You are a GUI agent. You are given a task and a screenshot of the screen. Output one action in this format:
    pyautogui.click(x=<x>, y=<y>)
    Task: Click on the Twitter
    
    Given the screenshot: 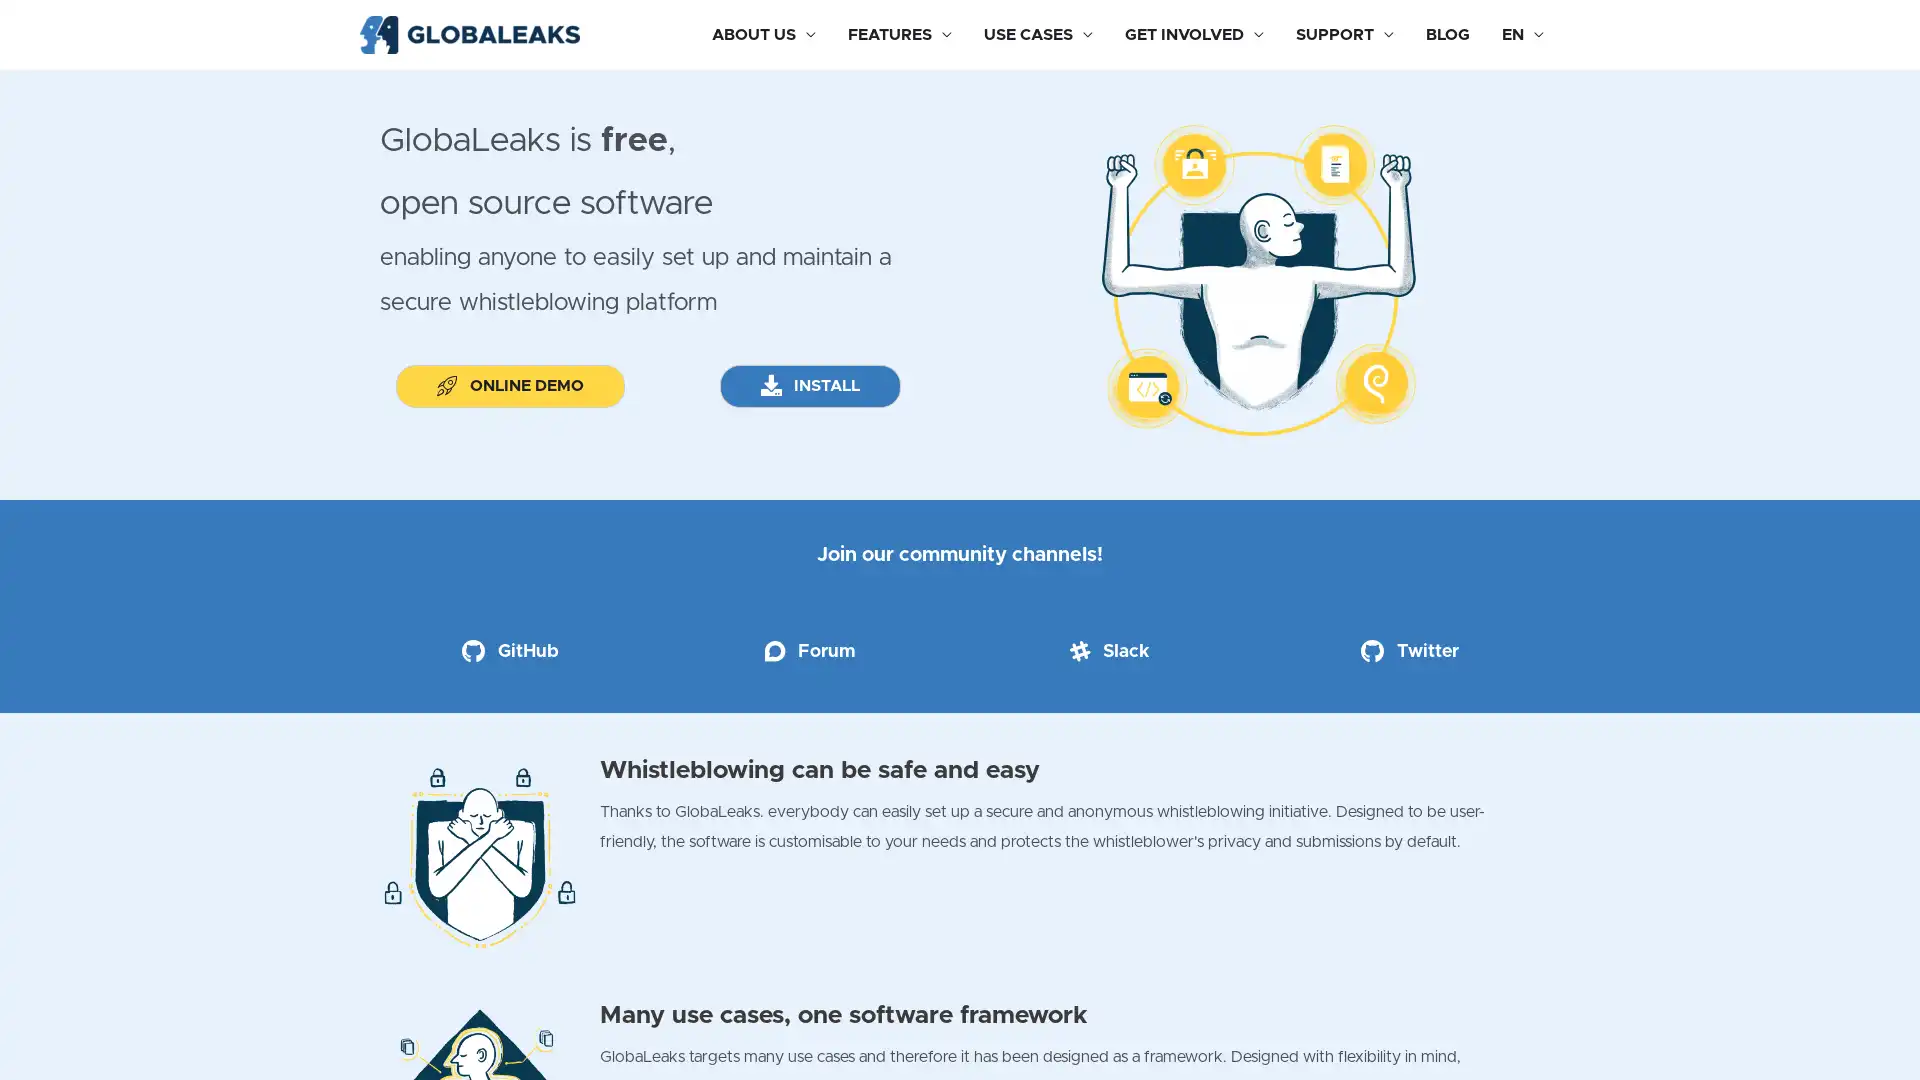 What is the action you would take?
    pyautogui.click(x=1409, y=651)
    